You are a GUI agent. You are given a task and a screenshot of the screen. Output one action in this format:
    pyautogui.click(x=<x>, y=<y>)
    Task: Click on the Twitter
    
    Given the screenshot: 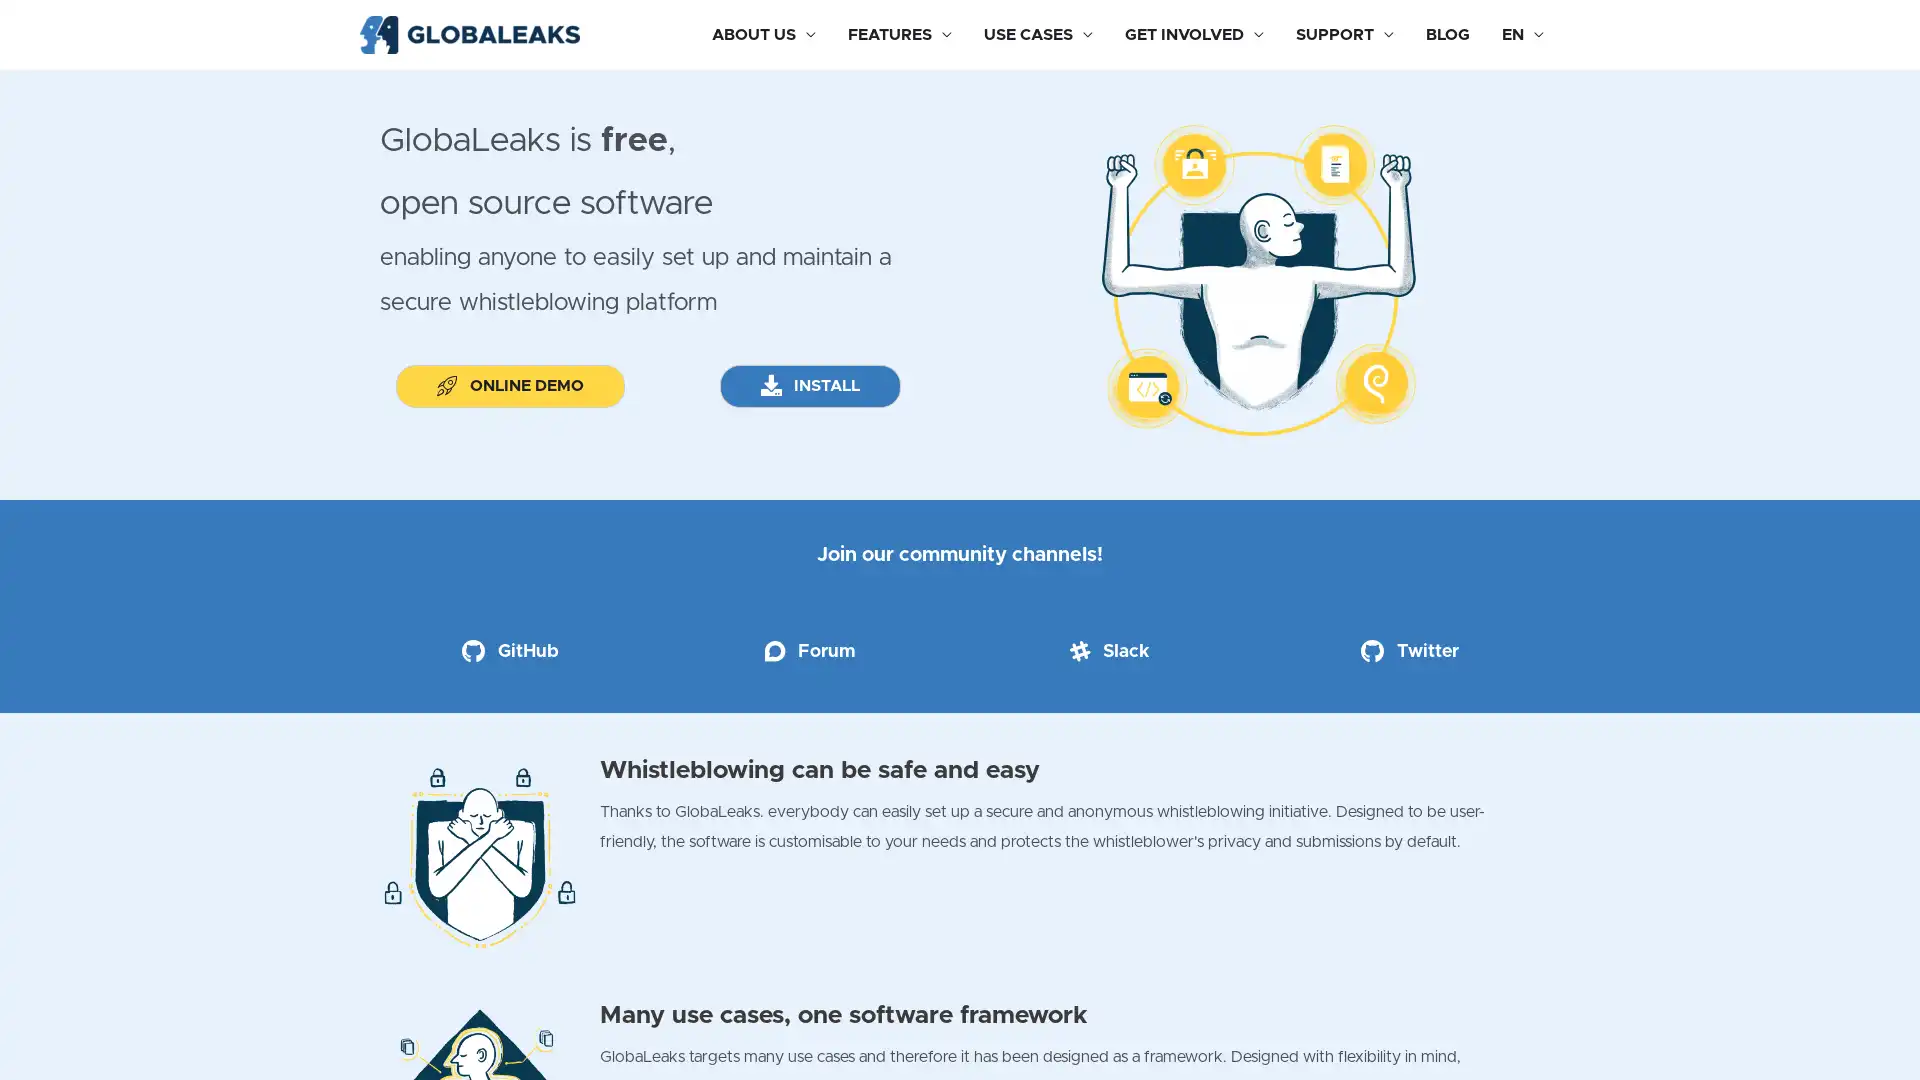 What is the action you would take?
    pyautogui.click(x=1409, y=651)
    